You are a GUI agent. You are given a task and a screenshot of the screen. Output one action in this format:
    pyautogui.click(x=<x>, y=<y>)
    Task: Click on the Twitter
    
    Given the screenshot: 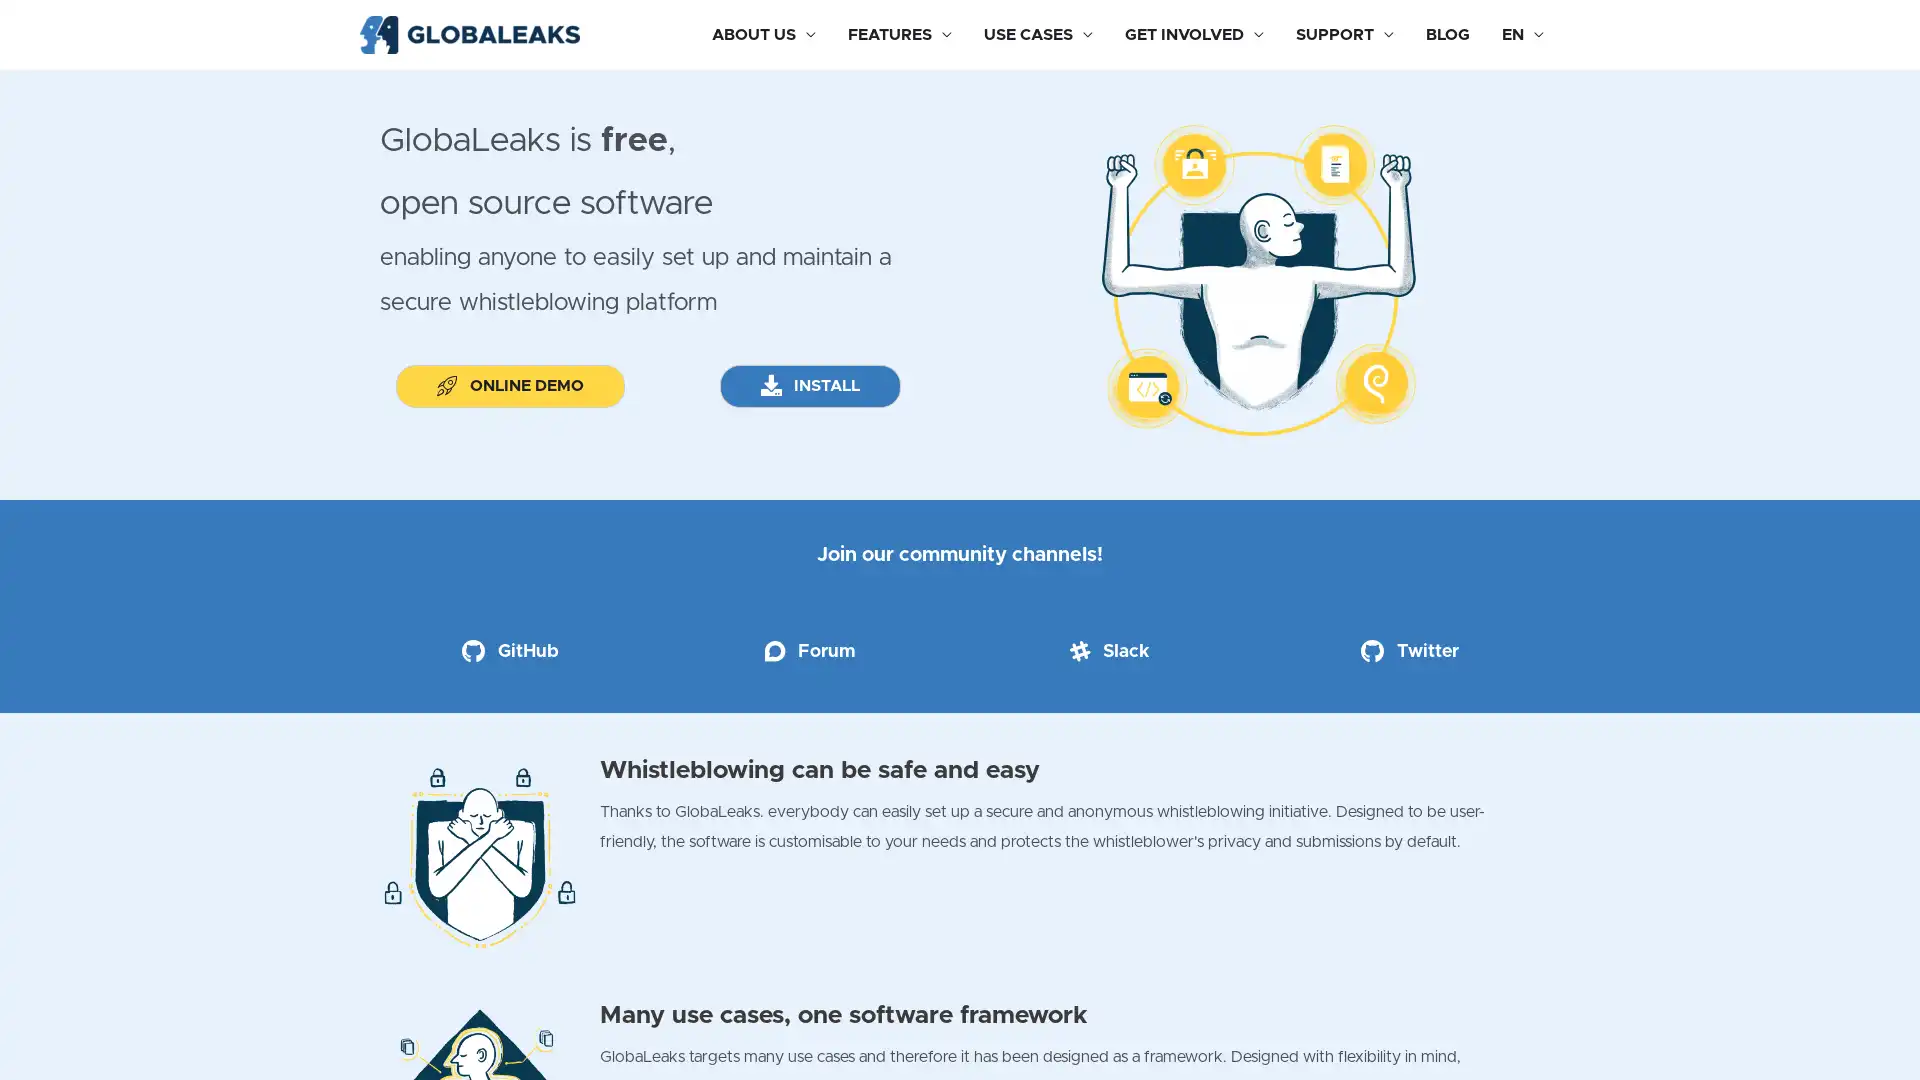 What is the action you would take?
    pyautogui.click(x=1409, y=651)
    